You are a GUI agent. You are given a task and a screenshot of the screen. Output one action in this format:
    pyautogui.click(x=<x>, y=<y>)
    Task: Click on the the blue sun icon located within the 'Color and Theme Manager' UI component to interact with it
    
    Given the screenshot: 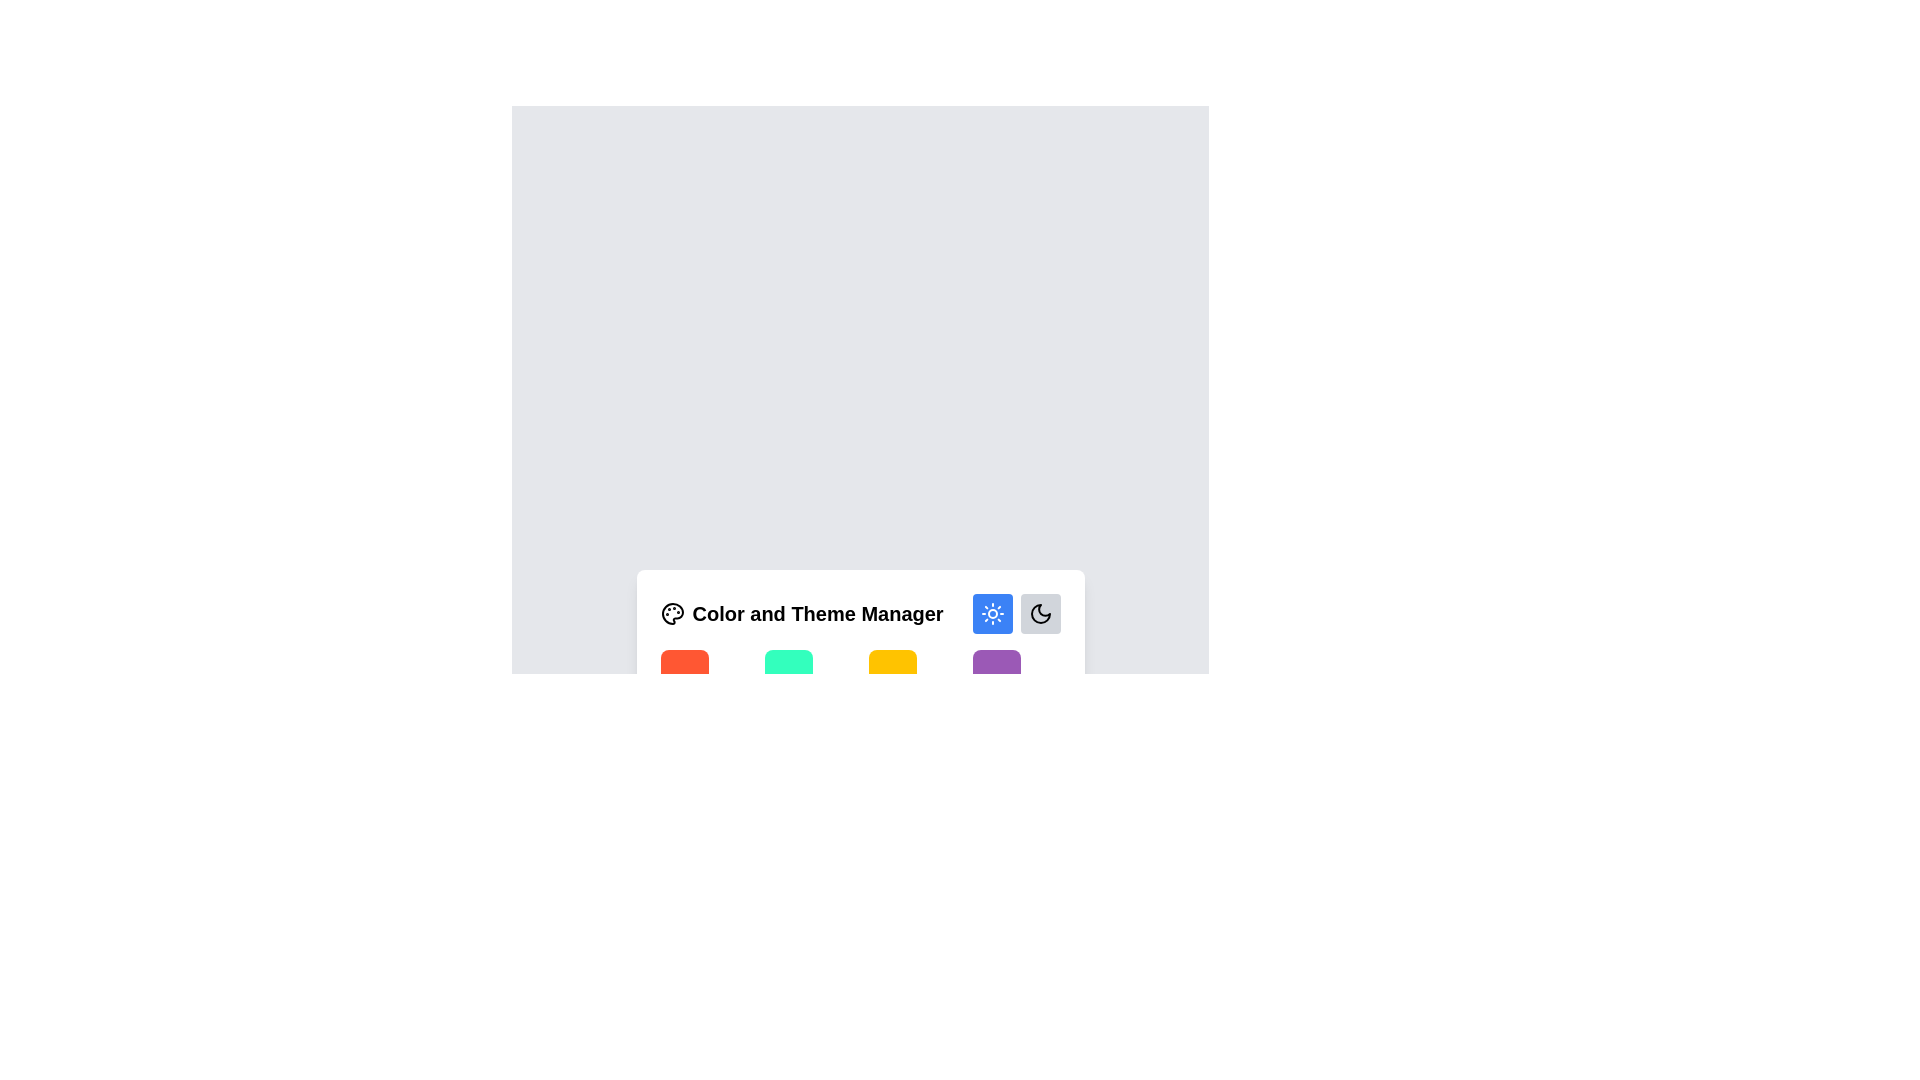 What is the action you would take?
    pyautogui.click(x=992, y=612)
    